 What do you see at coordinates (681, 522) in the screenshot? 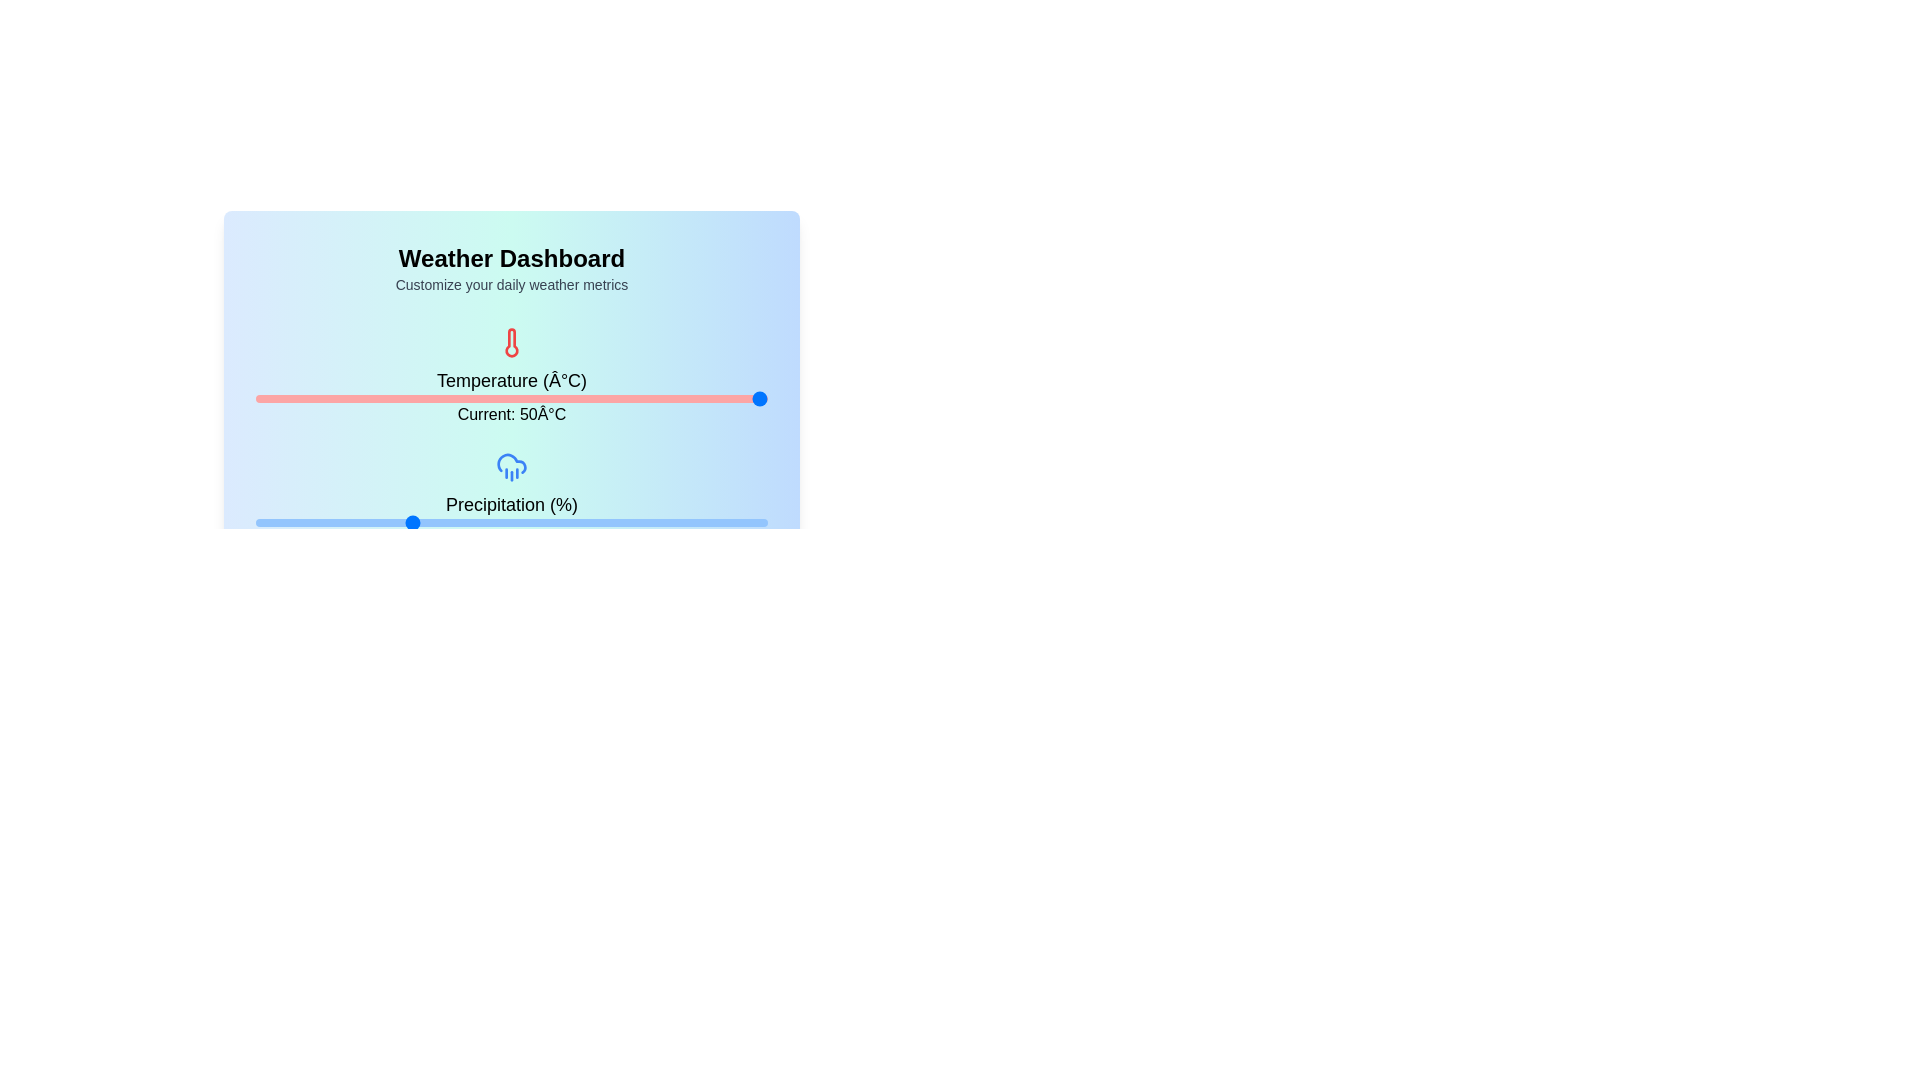
I see `precipitation` at bounding box center [681, 522].